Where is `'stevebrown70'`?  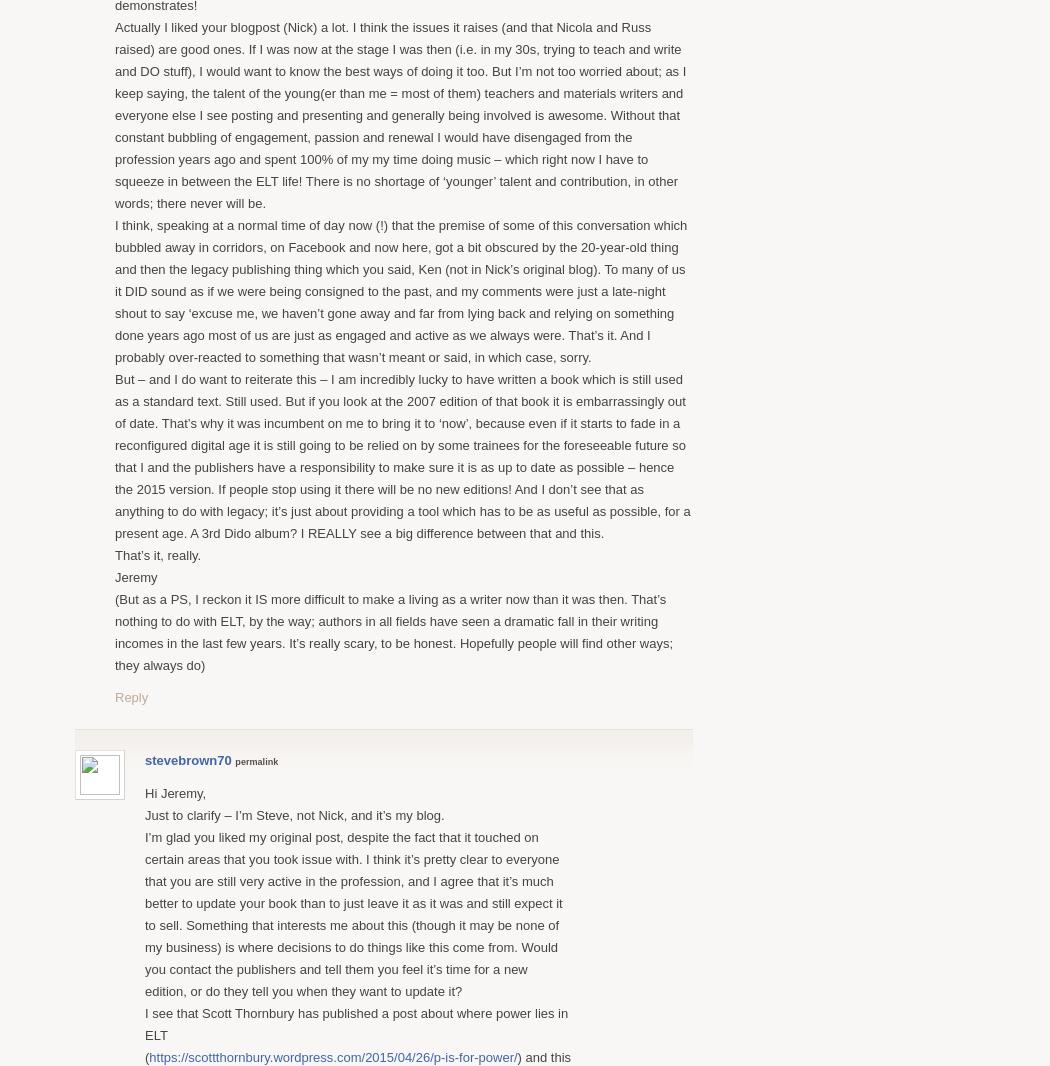
'stevebrown70' is located at coordinates (187, 758).